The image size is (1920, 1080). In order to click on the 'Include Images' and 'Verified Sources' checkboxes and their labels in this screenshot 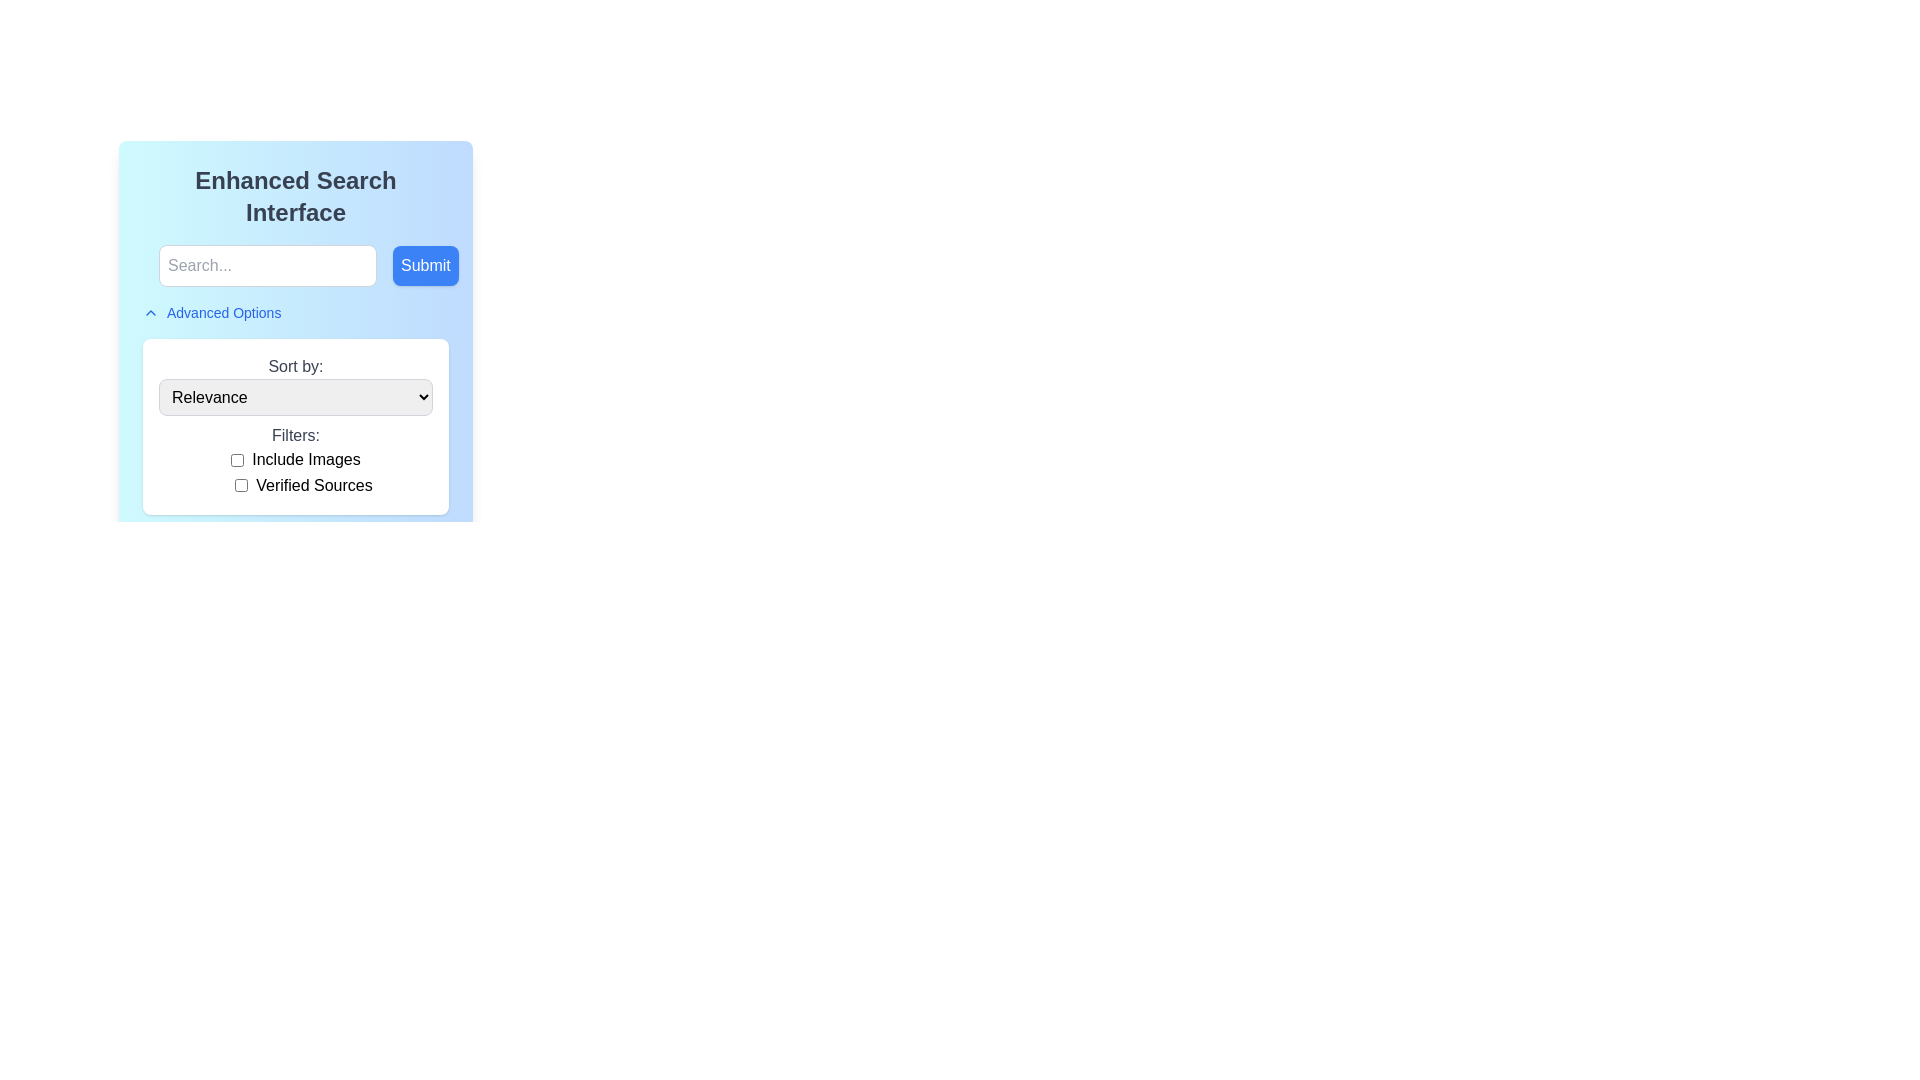, I will do `click(295, 473)`.